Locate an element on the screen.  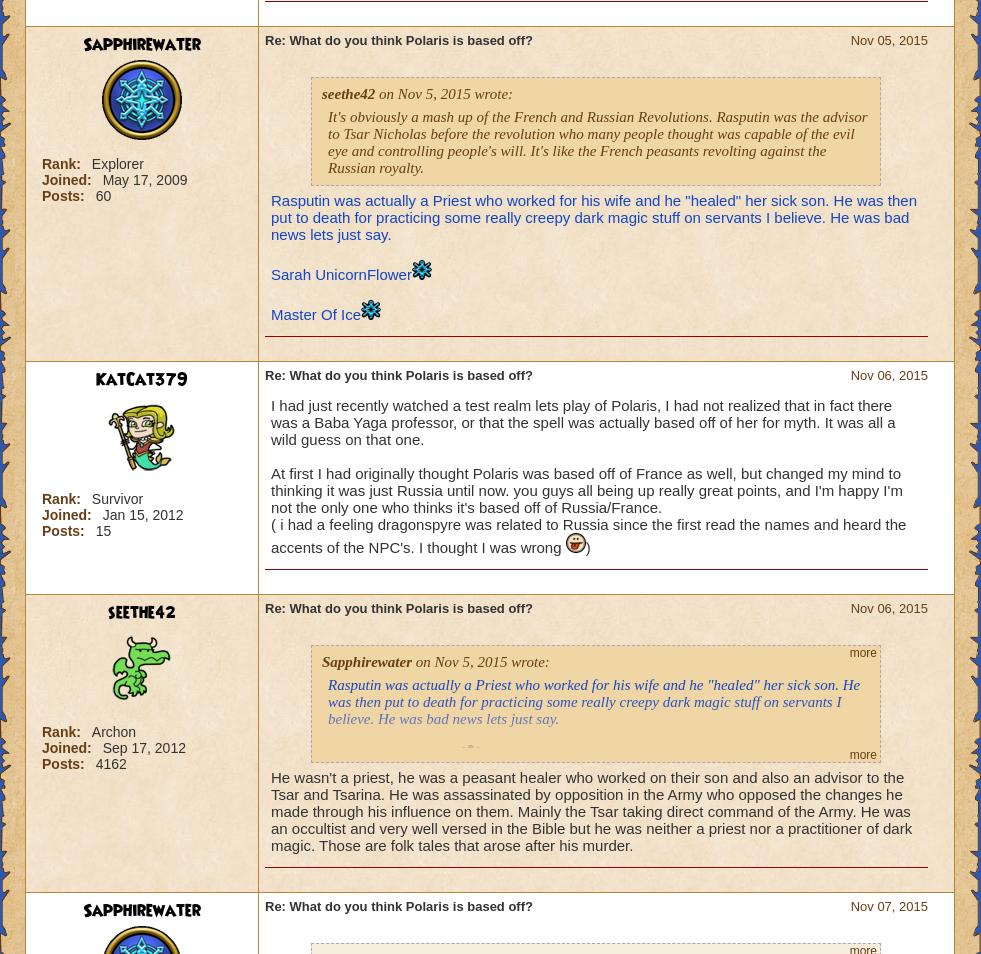
'Jan 15, 2012' is located at coordinates (141, 513).